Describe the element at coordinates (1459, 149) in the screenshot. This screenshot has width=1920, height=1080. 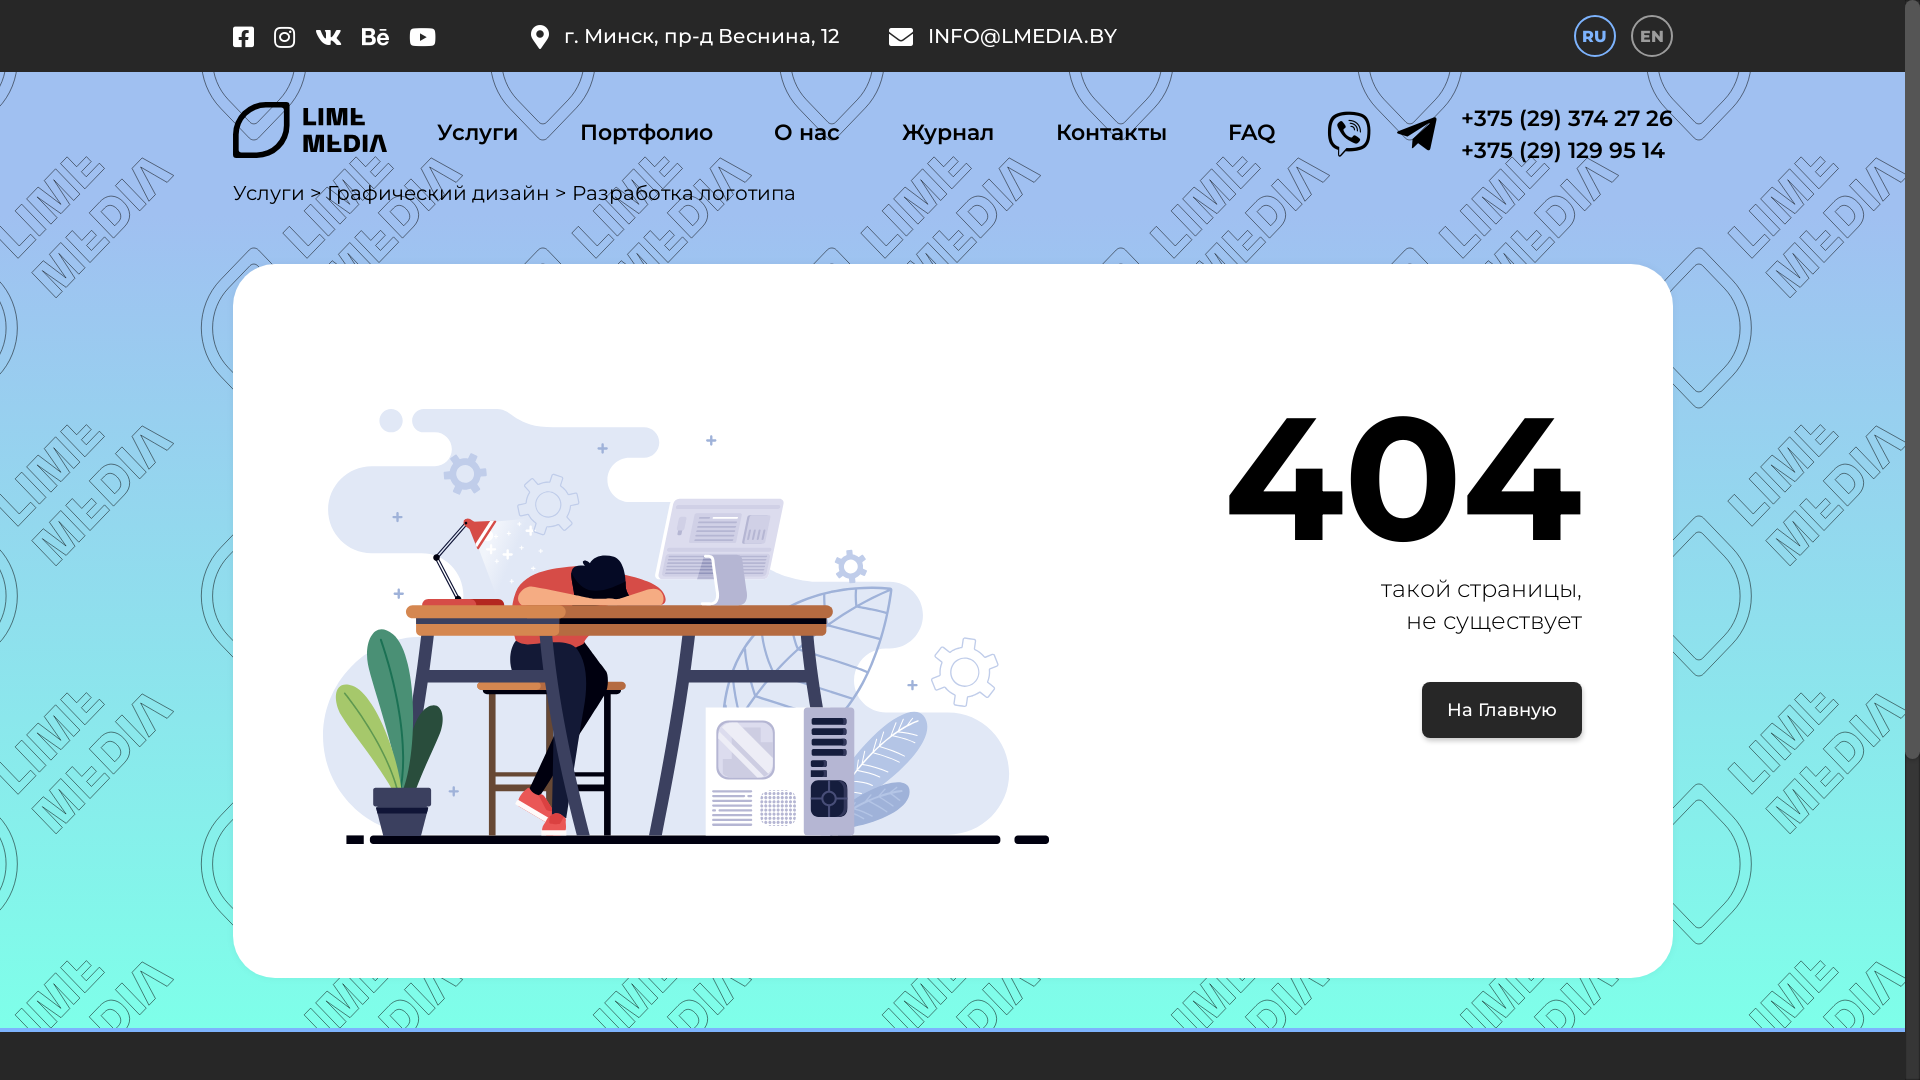
I see `'+375 (29) 129 95 14'` at that location.